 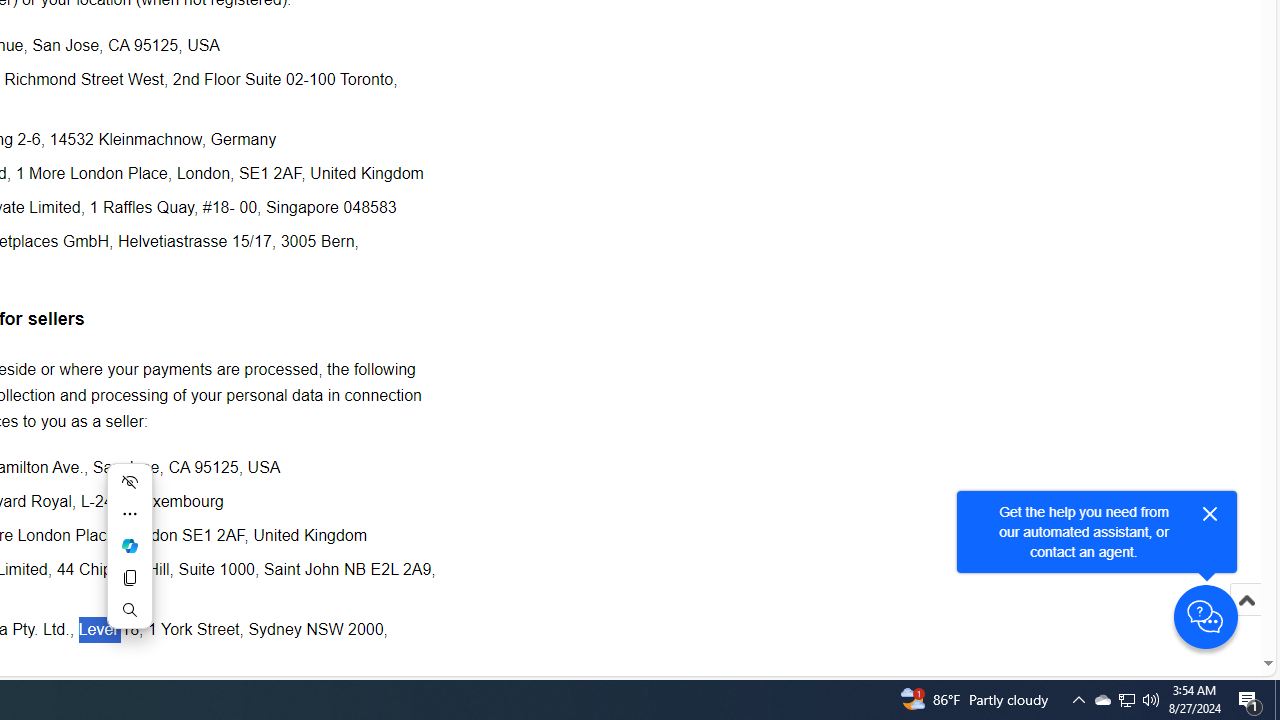 What do you see at coordinates (128, 482) in the screenshot?
I see `'Hide menu'` at bounding box center [128, 482].